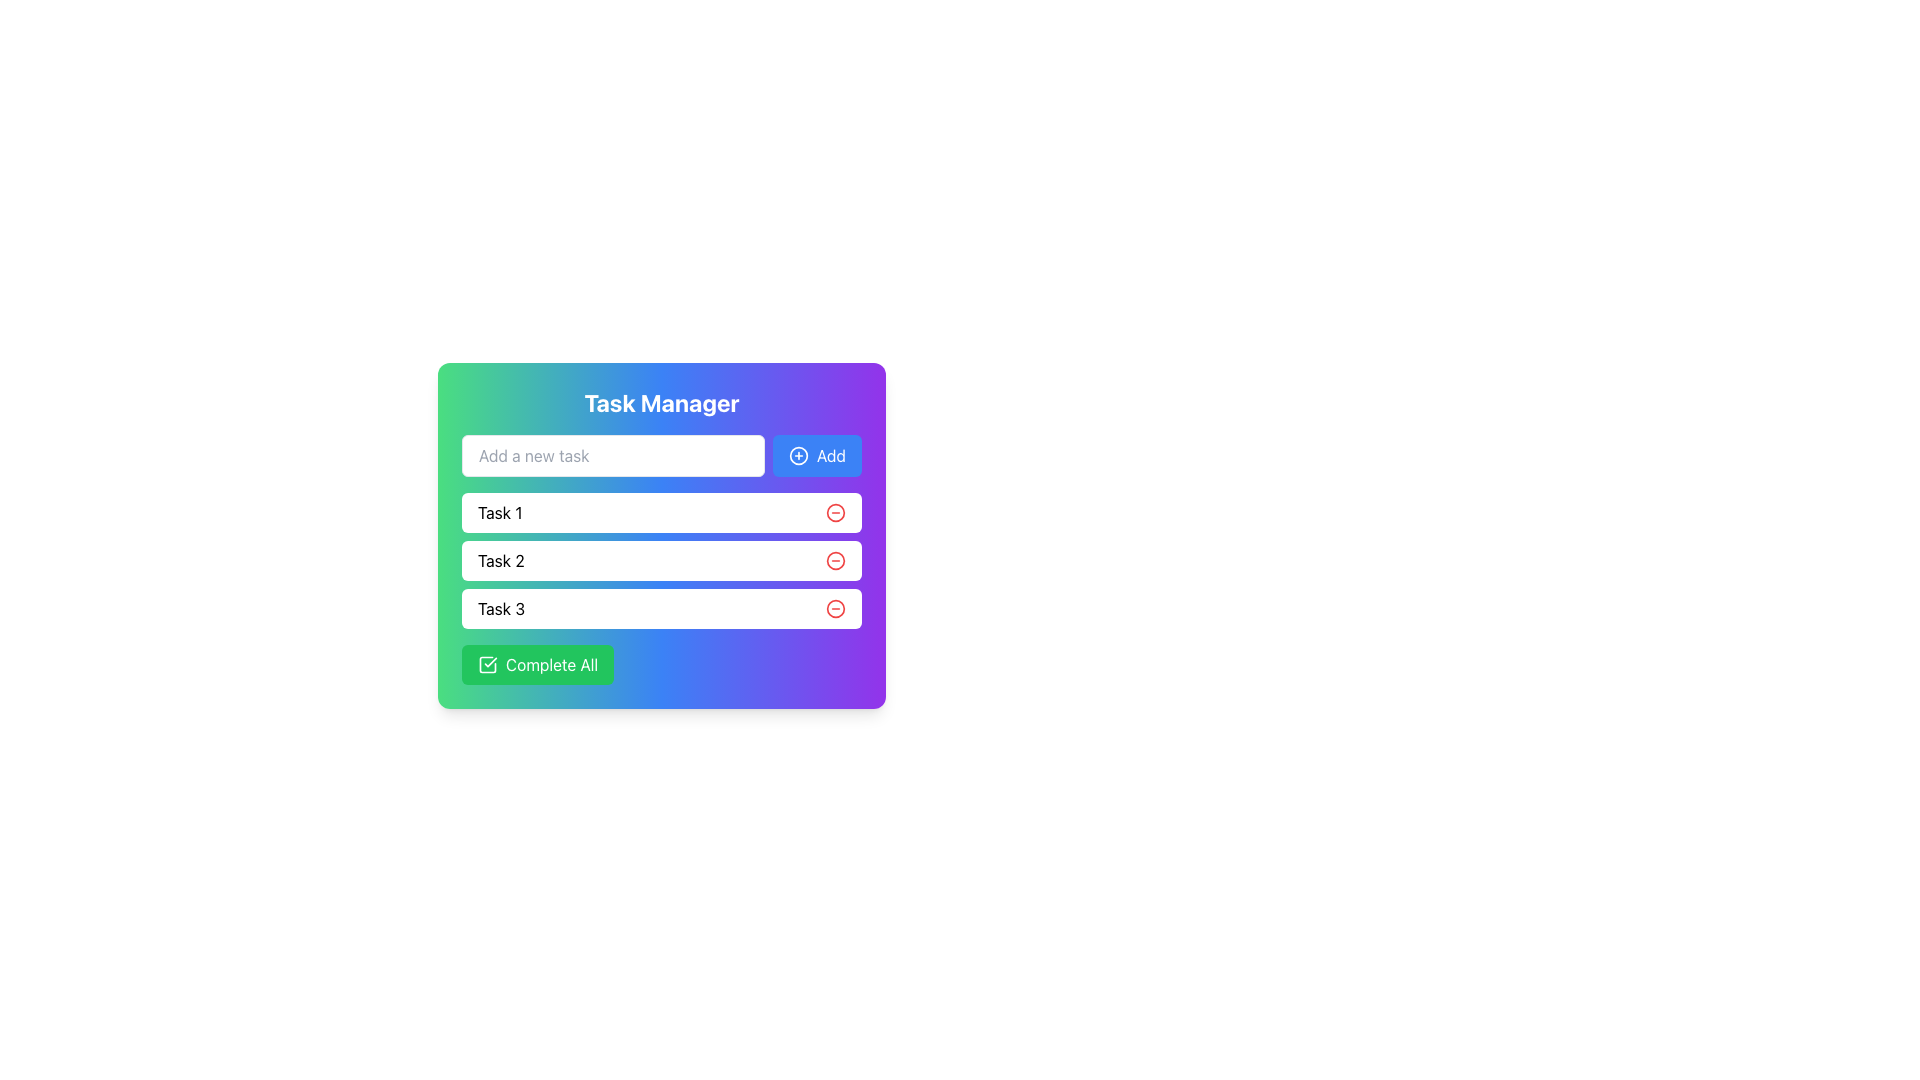  I want to click on the second task item in the task manager interface, so click(662, 560).